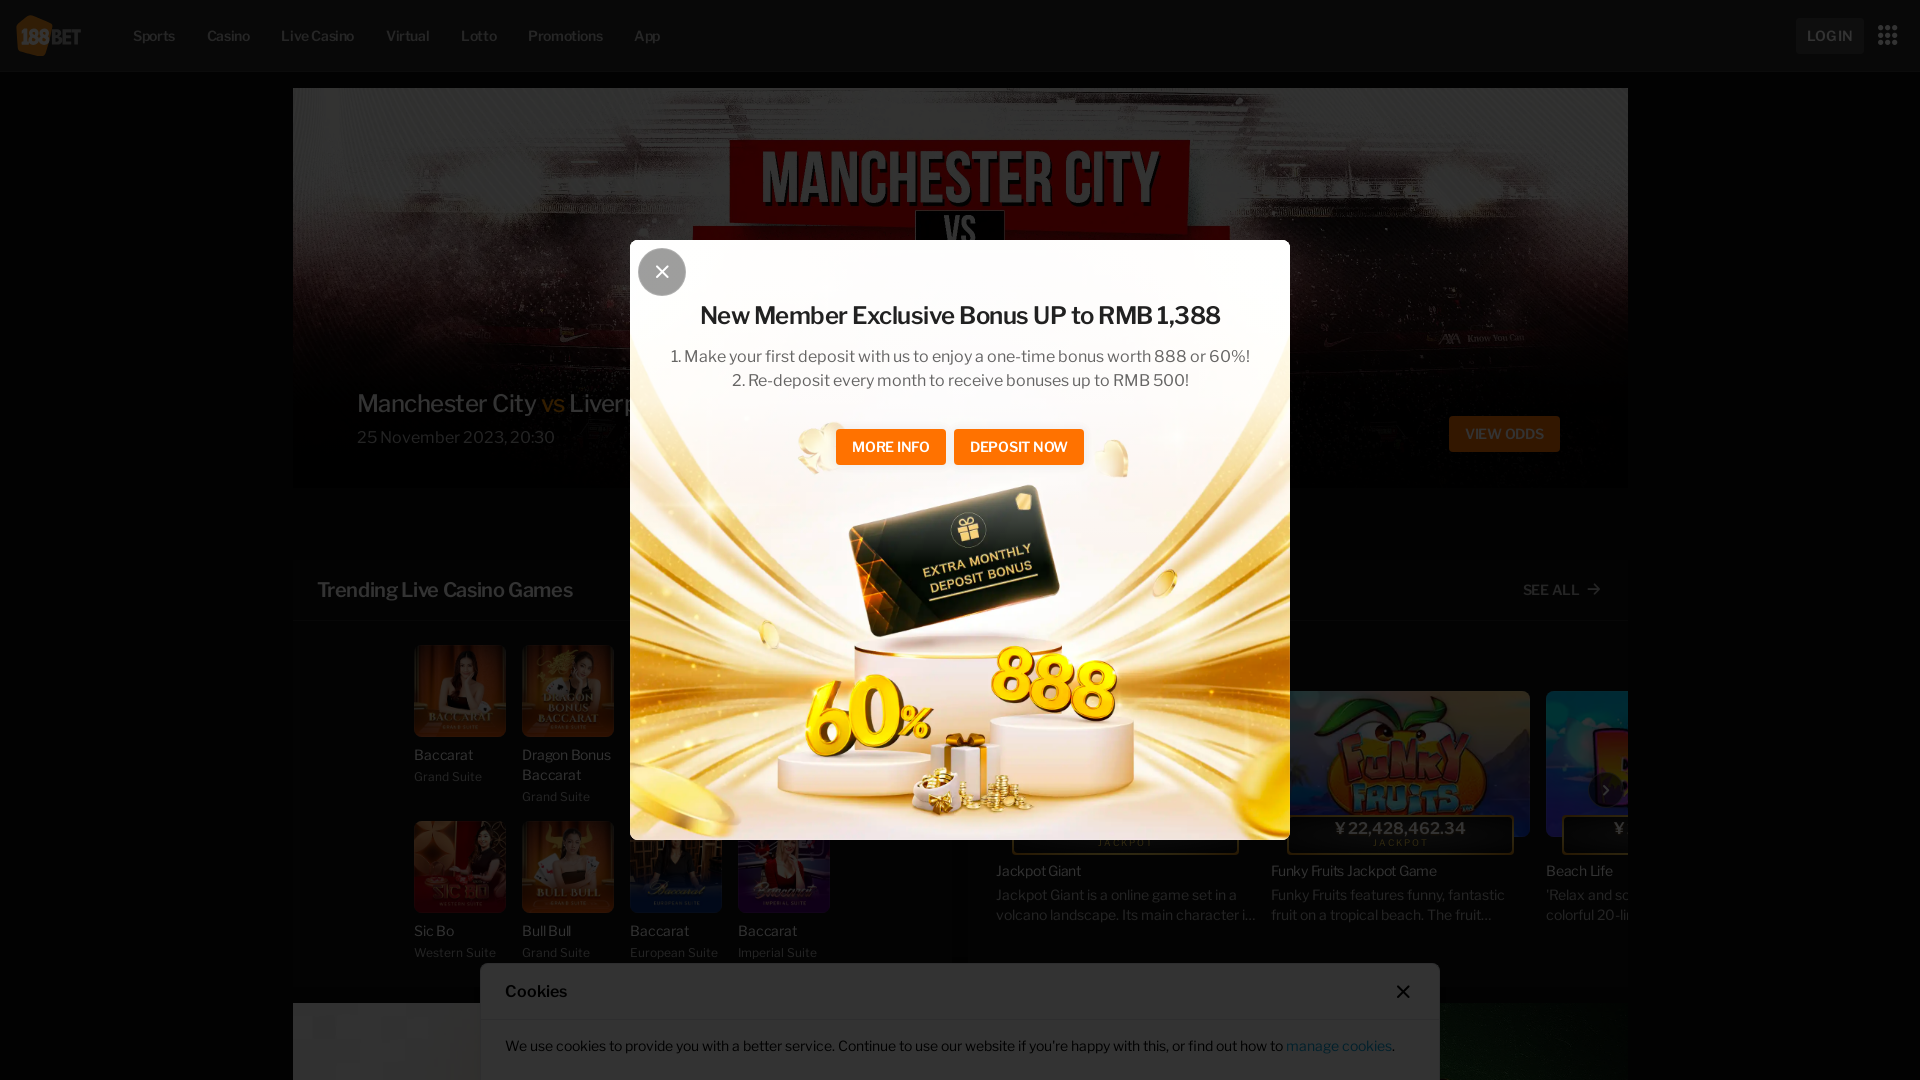  Describe the element at coordinates (152, 34) in the screenshot. I see `'Sports'` at that location.